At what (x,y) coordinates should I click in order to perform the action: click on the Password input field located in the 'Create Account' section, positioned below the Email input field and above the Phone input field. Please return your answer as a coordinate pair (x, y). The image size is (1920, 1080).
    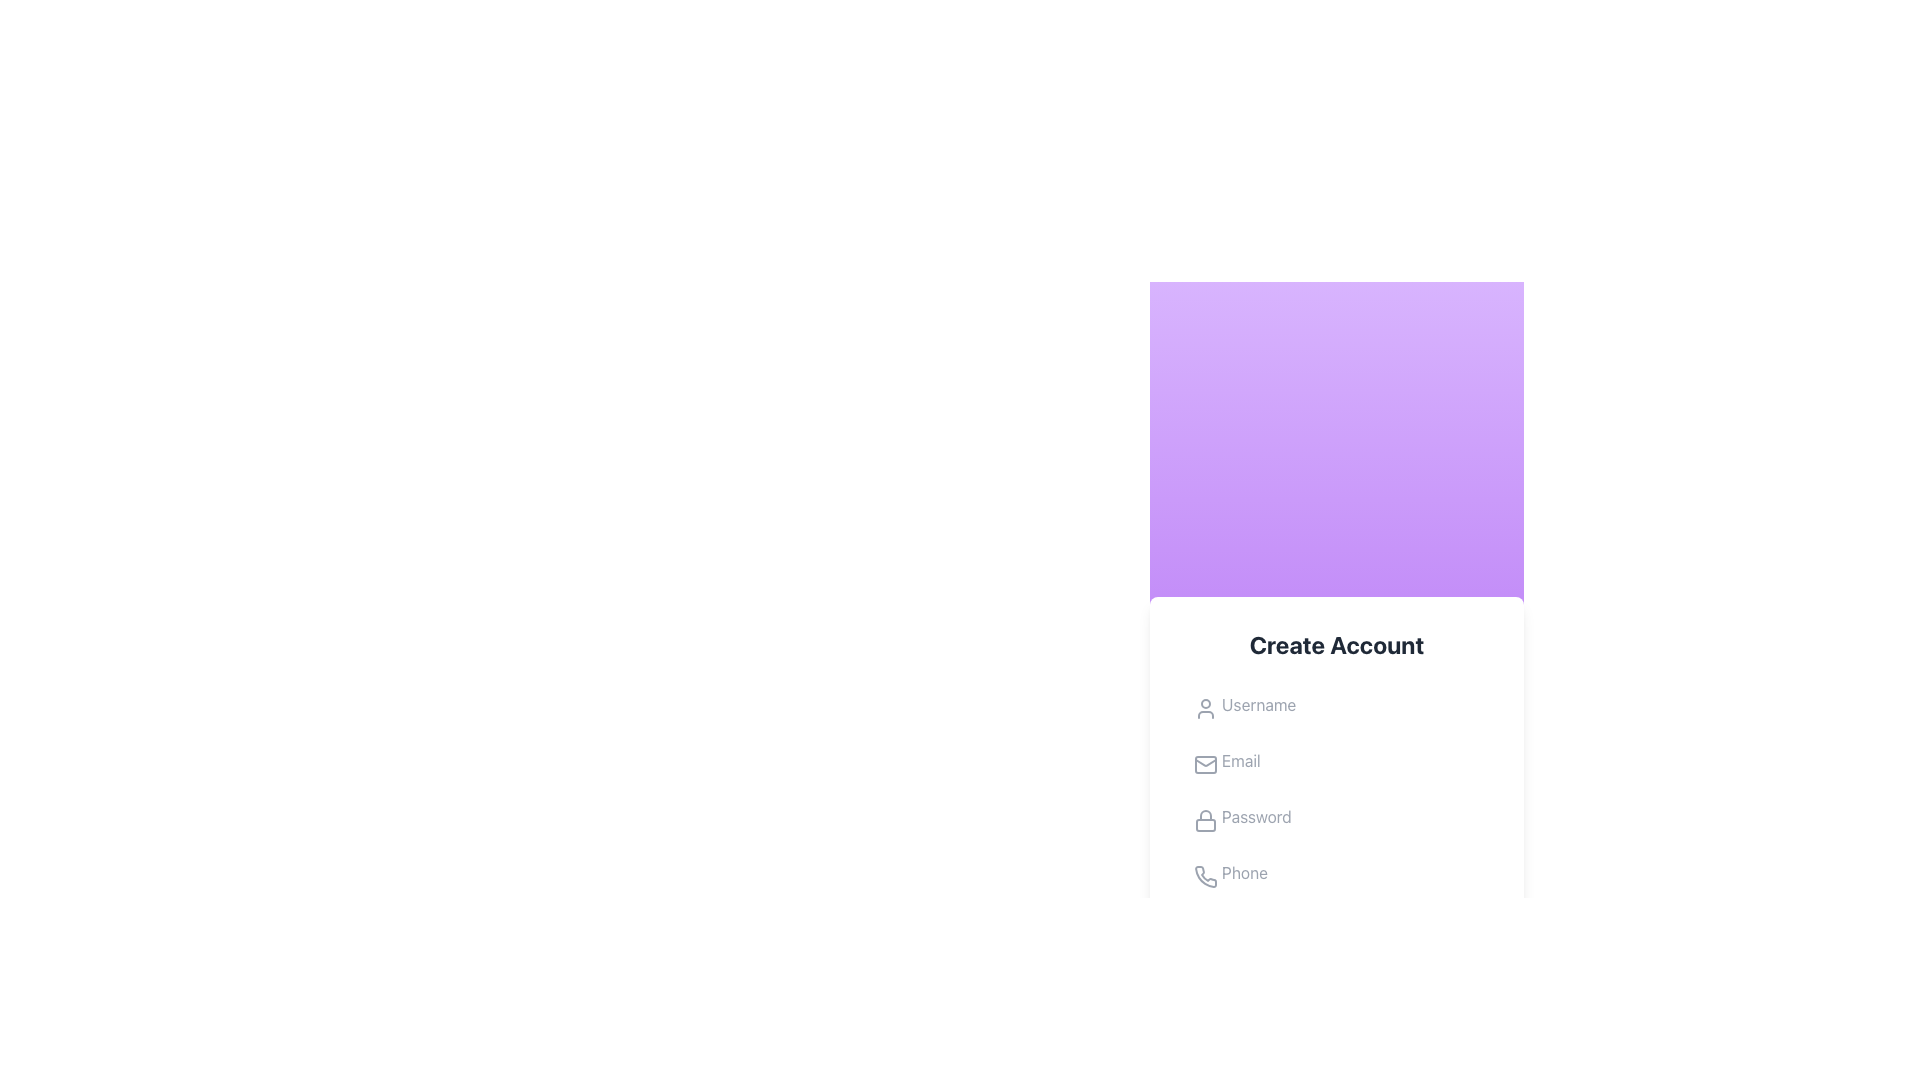
    Looking at the image, I should click on (1337, 817).